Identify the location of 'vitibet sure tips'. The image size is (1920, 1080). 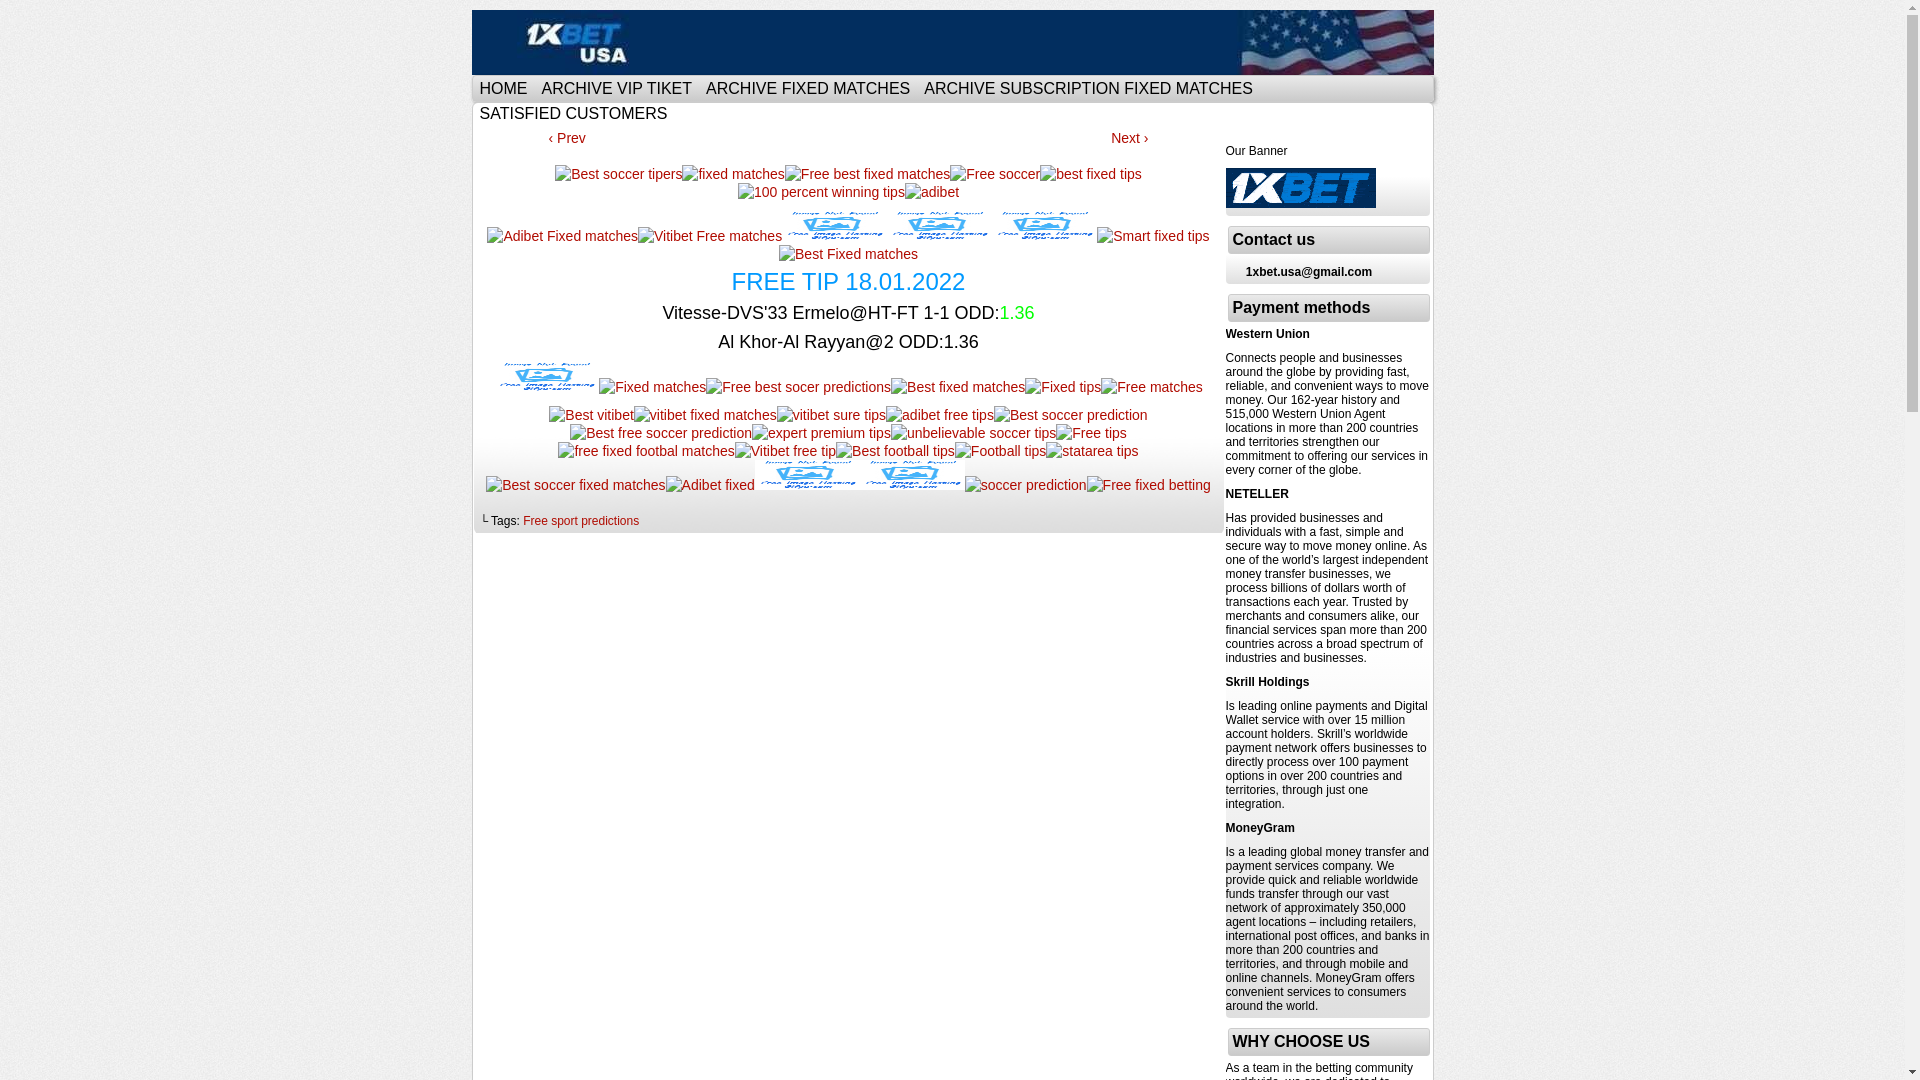
(831, 414).